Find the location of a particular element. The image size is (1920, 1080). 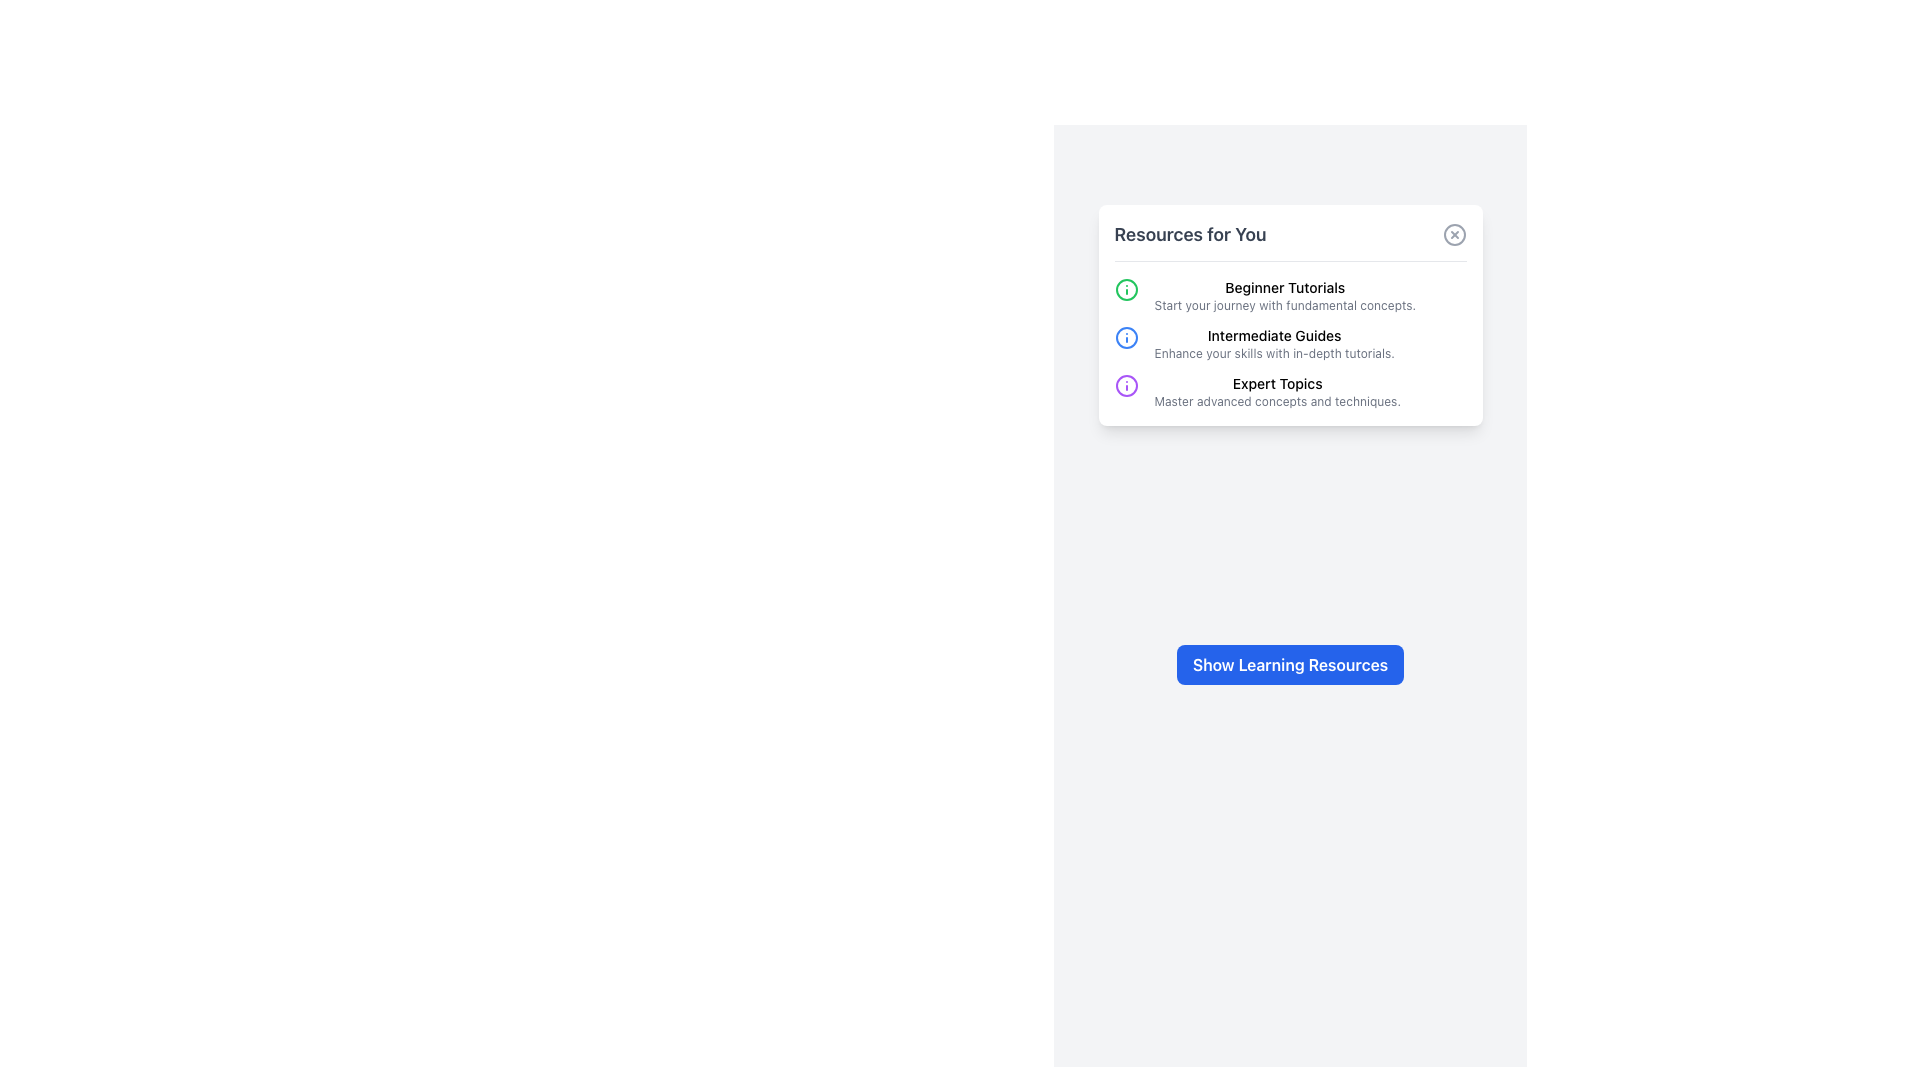

contents of the Informational list item titled 'Intermediate Guides' with the subheading 'Enhance your skills with in-depth tutorials.' is located at coordinates (1290, 342).